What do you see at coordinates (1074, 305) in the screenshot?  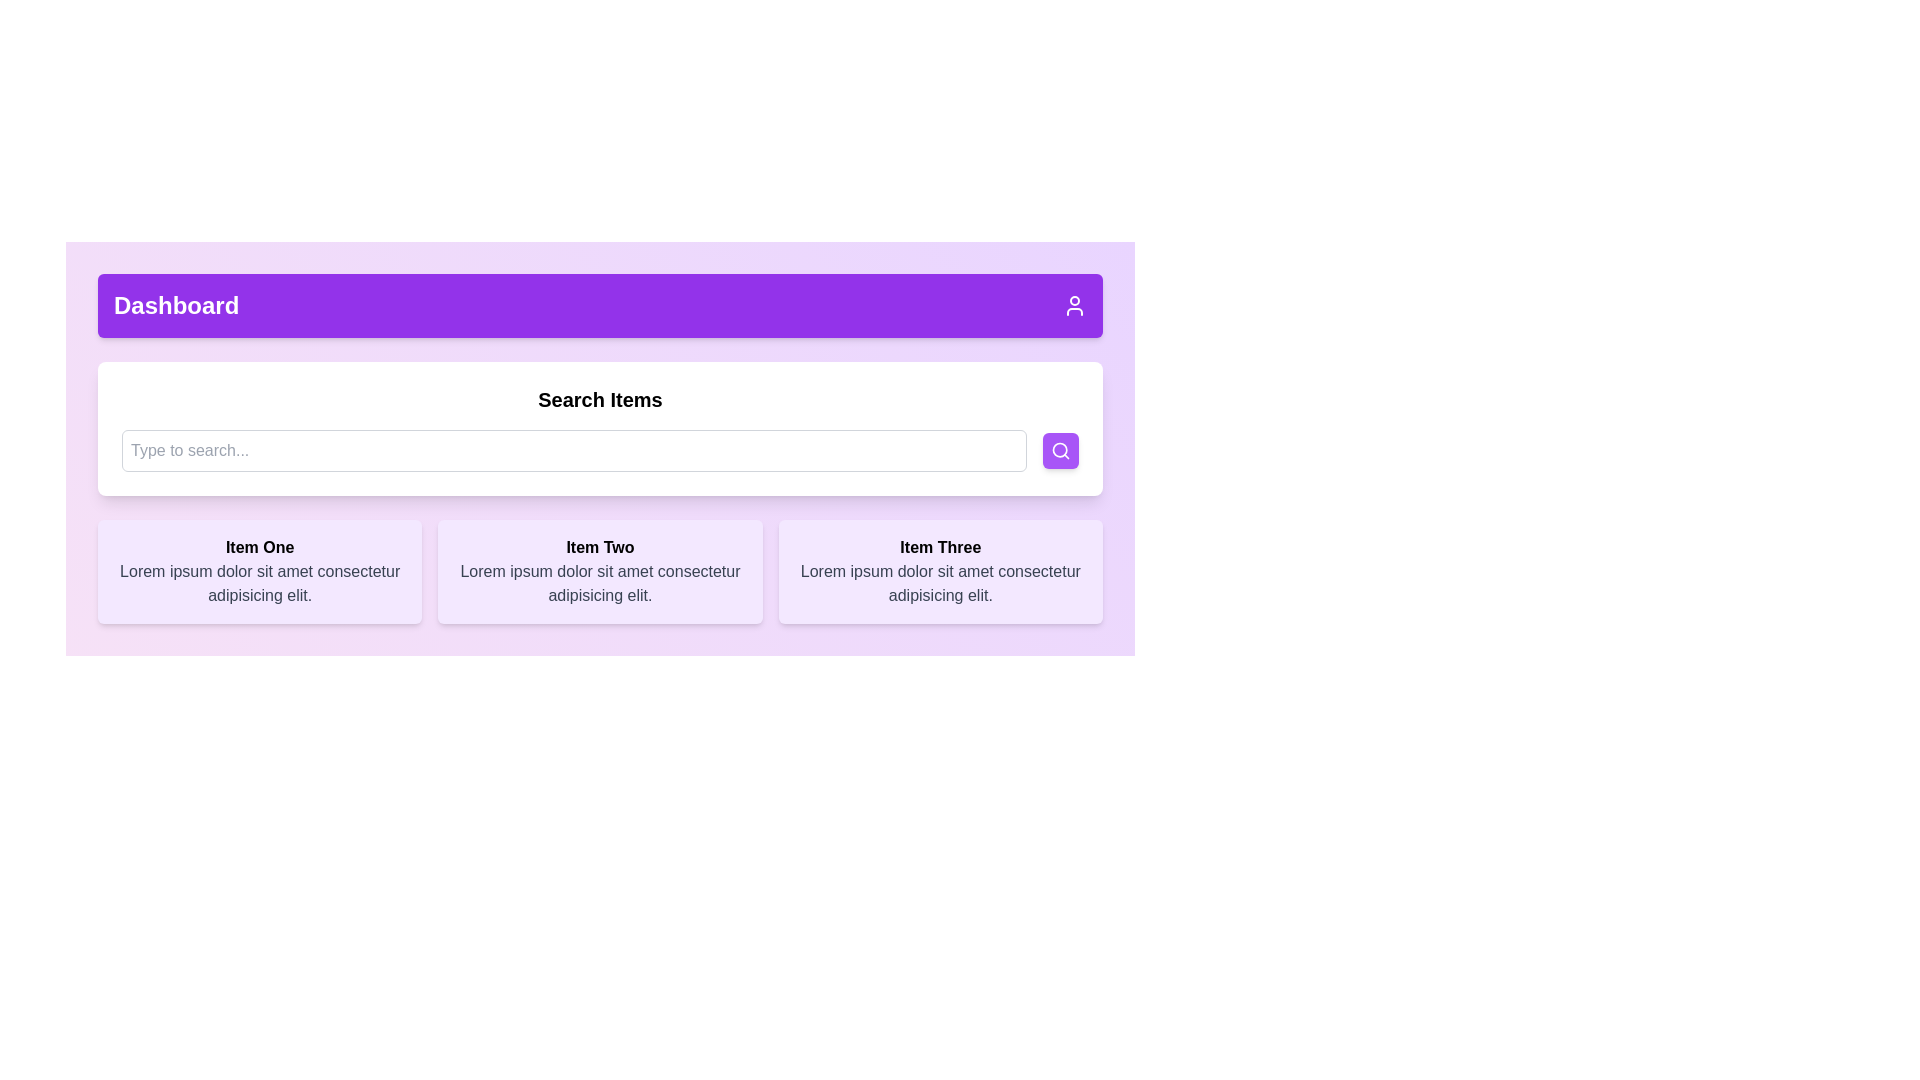 I see `the outlined user icon button on the rightmost position of the purple header bar` at bounding box center [1074, 305].